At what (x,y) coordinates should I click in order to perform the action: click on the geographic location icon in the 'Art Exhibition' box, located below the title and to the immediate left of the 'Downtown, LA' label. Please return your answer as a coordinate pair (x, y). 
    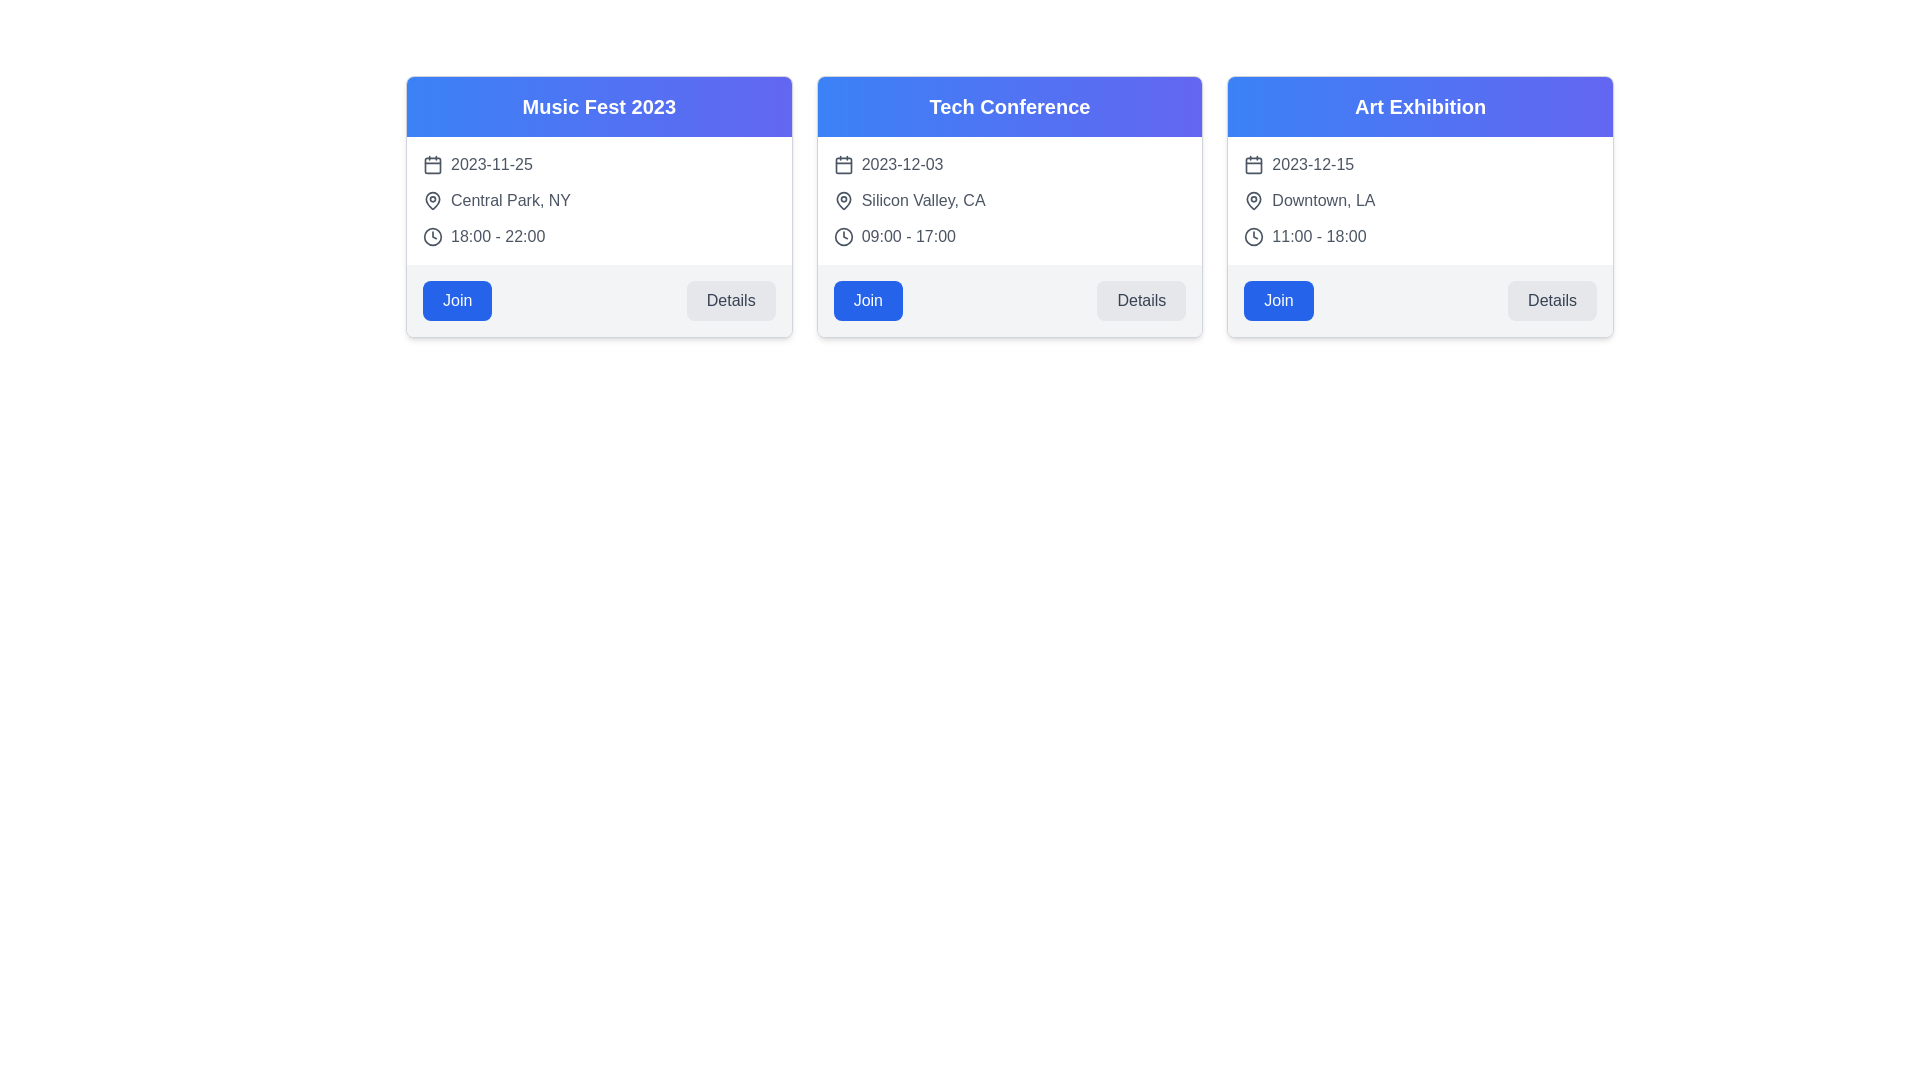
    Looking at the image, I should click on (1253, 200).